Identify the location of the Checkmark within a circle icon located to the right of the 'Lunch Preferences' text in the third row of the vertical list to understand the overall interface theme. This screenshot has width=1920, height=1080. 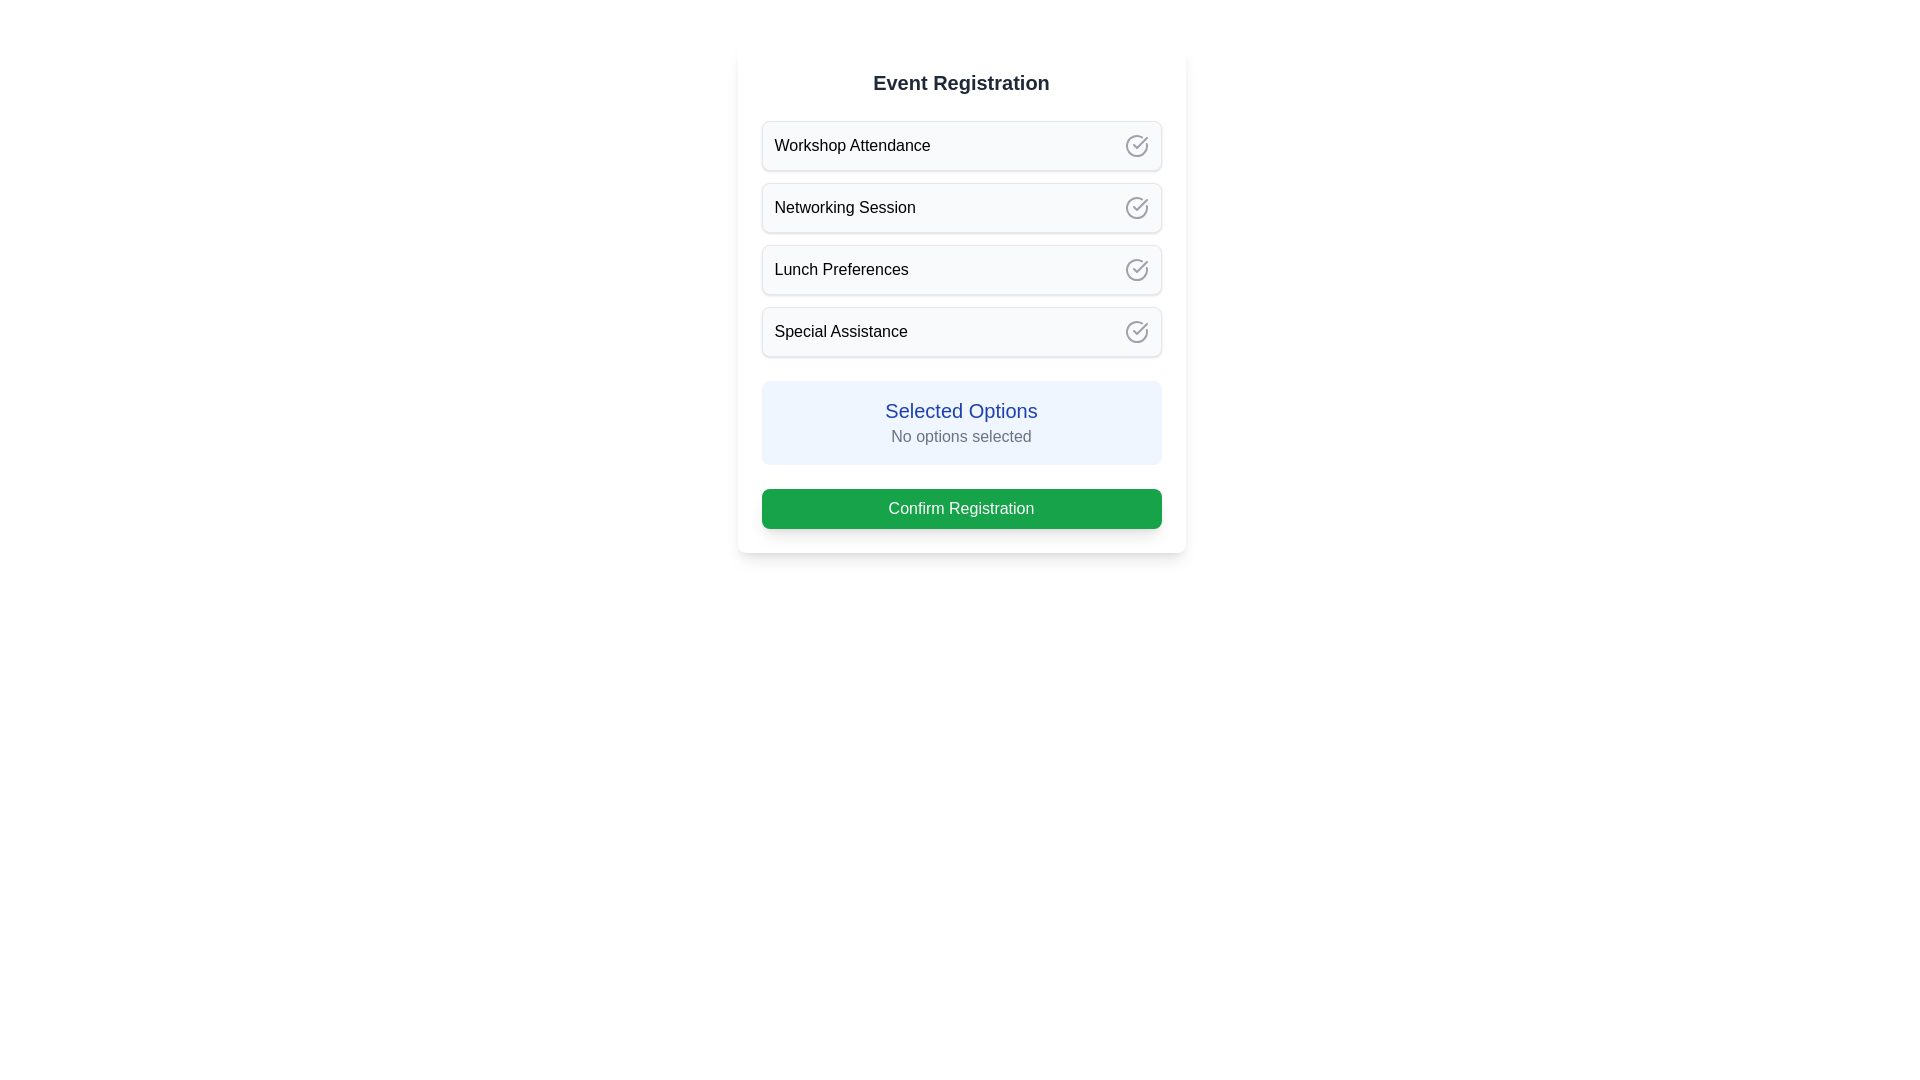
(1136, 270).